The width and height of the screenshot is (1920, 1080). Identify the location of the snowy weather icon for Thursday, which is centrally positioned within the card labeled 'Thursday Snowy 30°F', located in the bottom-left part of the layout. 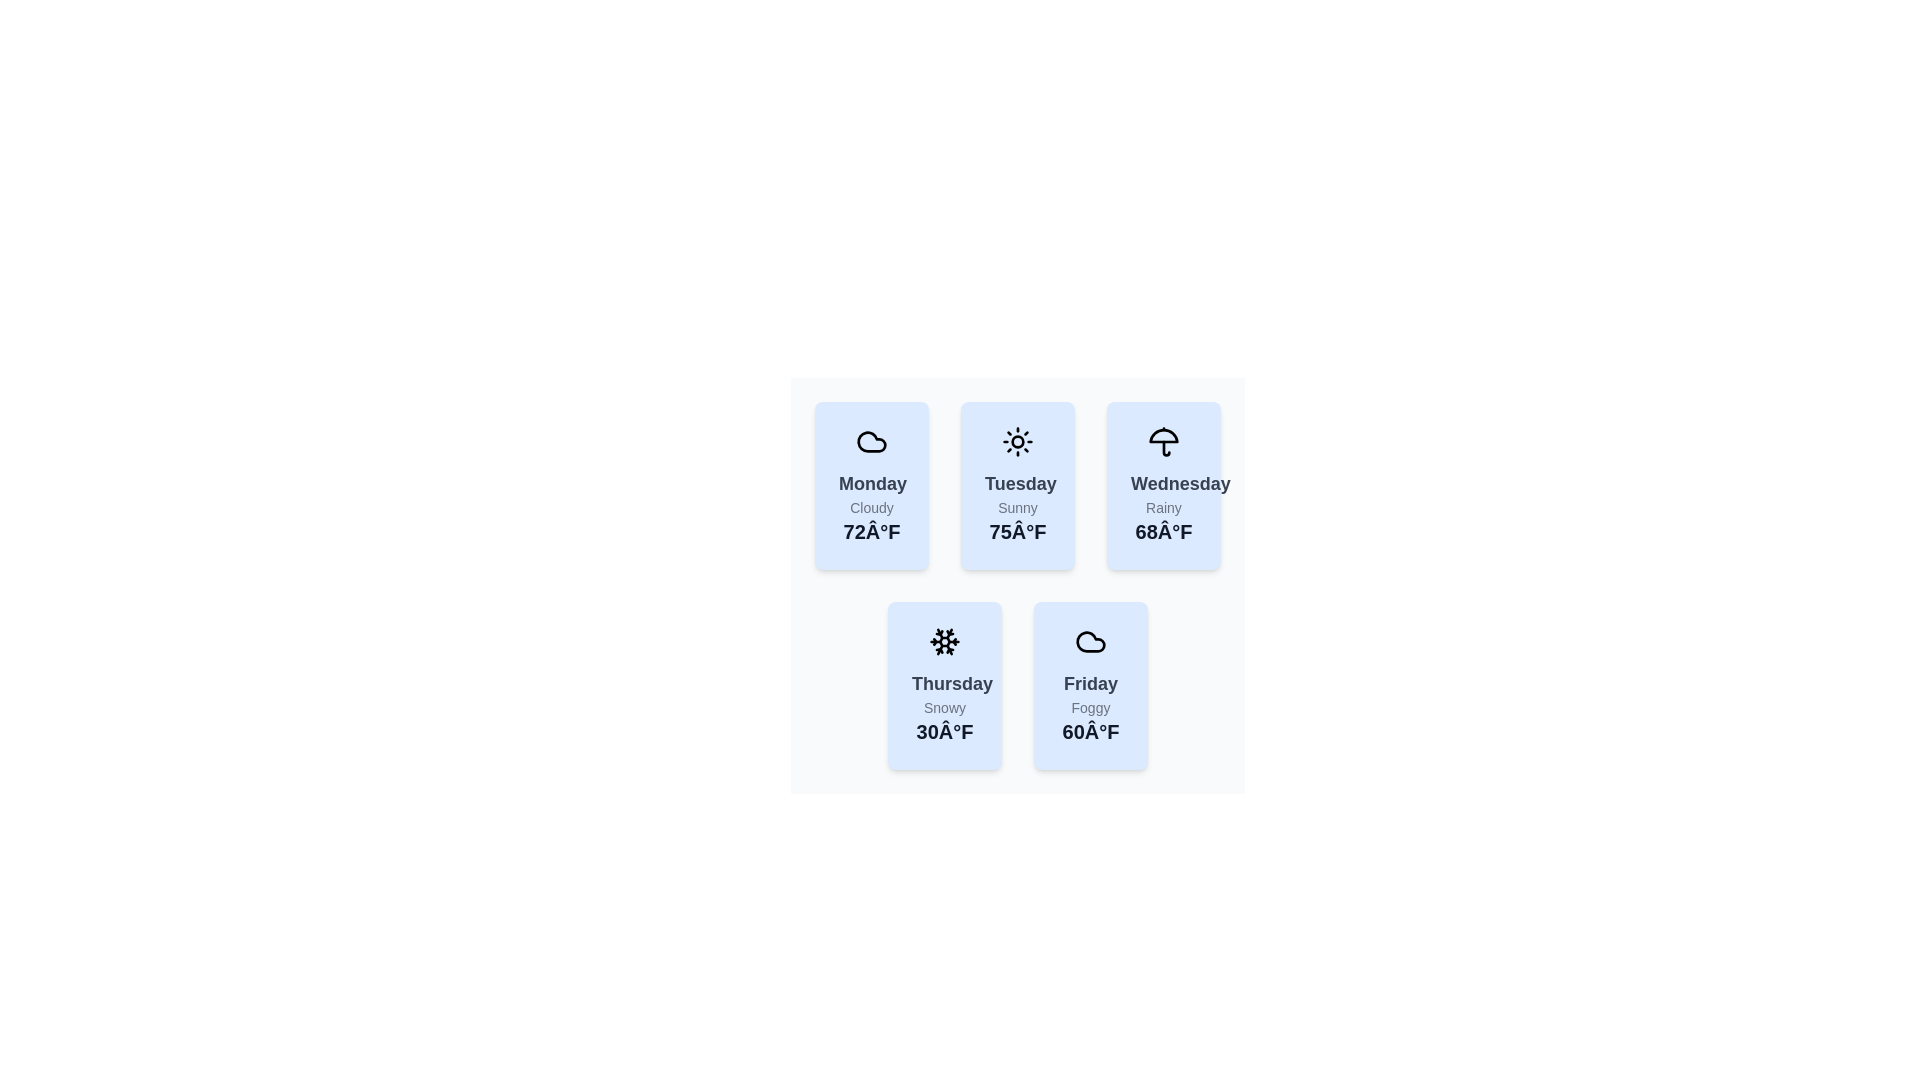
(944, 641).